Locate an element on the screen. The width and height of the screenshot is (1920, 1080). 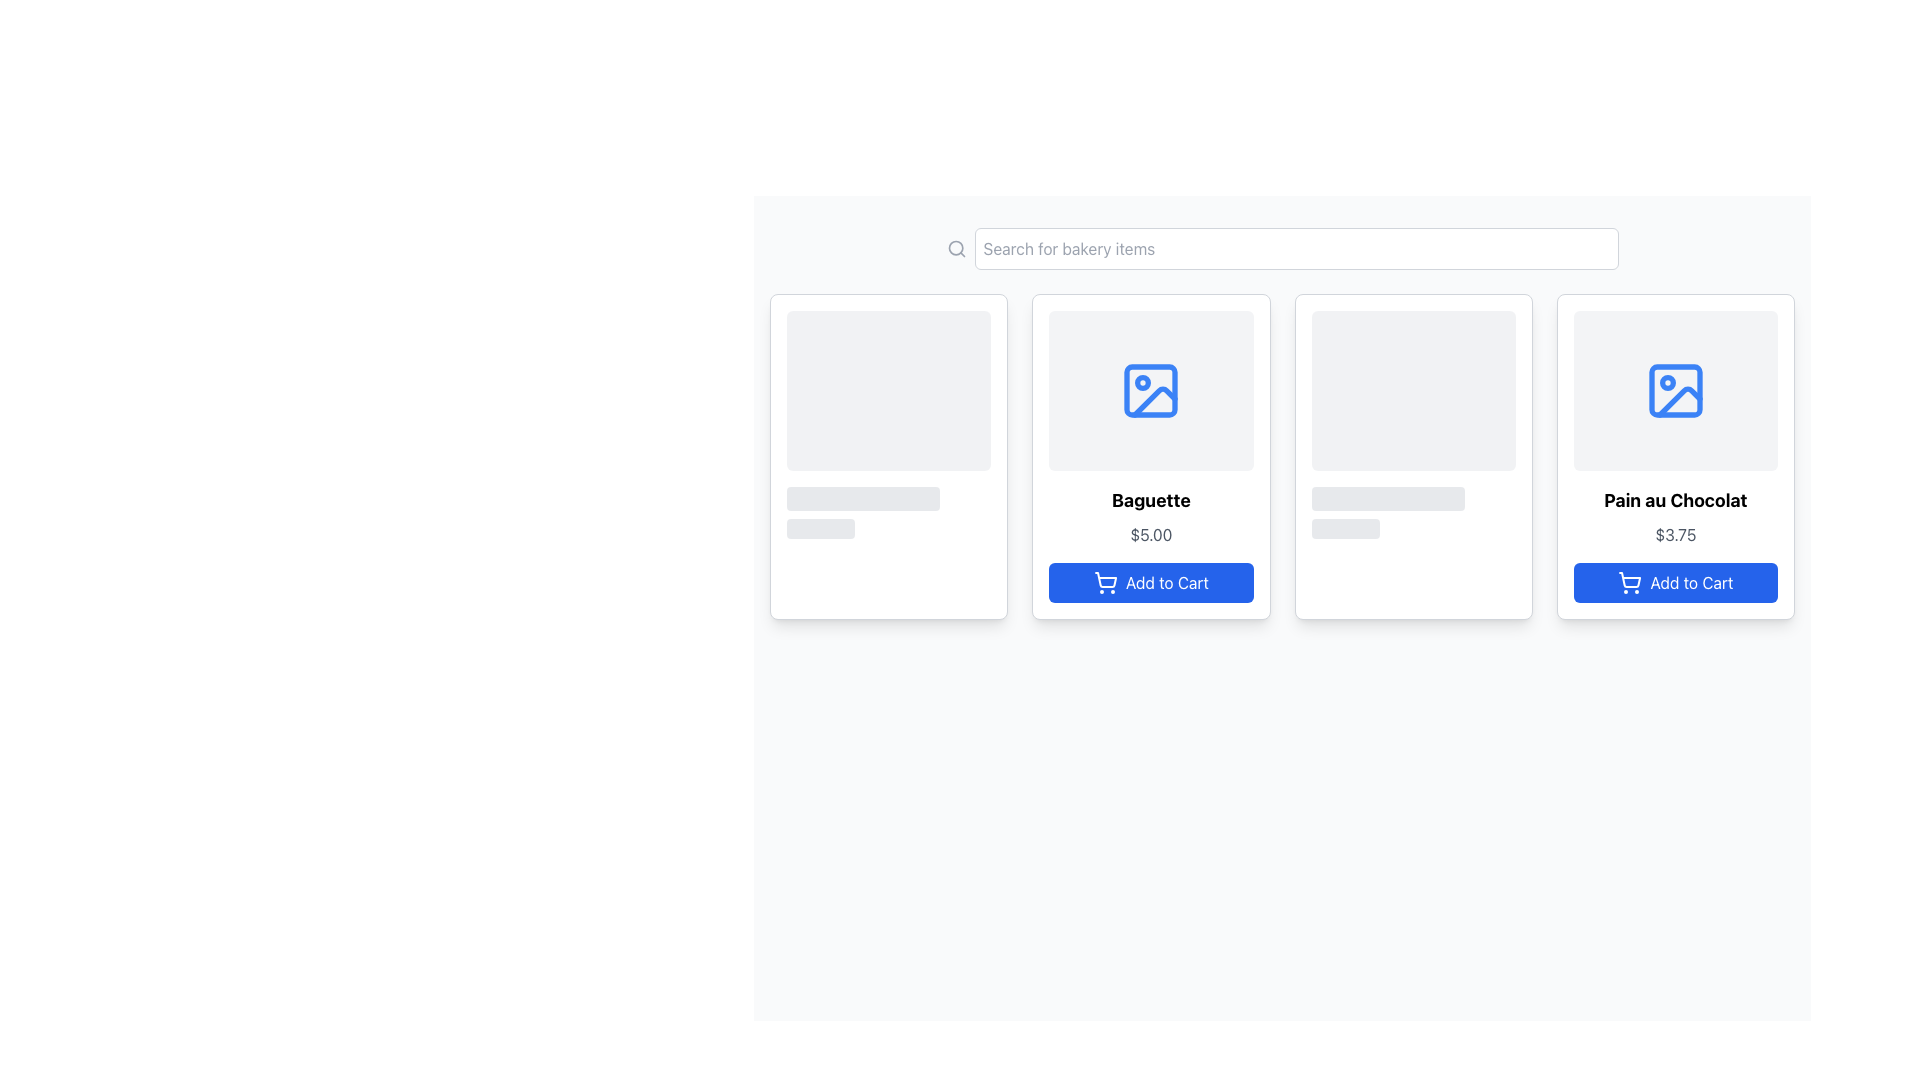
the blue 'Add to Cart' button with a shopping cart icon, located at the bottom of the 'Baguette' product card is located at coordinates (1151, 582).